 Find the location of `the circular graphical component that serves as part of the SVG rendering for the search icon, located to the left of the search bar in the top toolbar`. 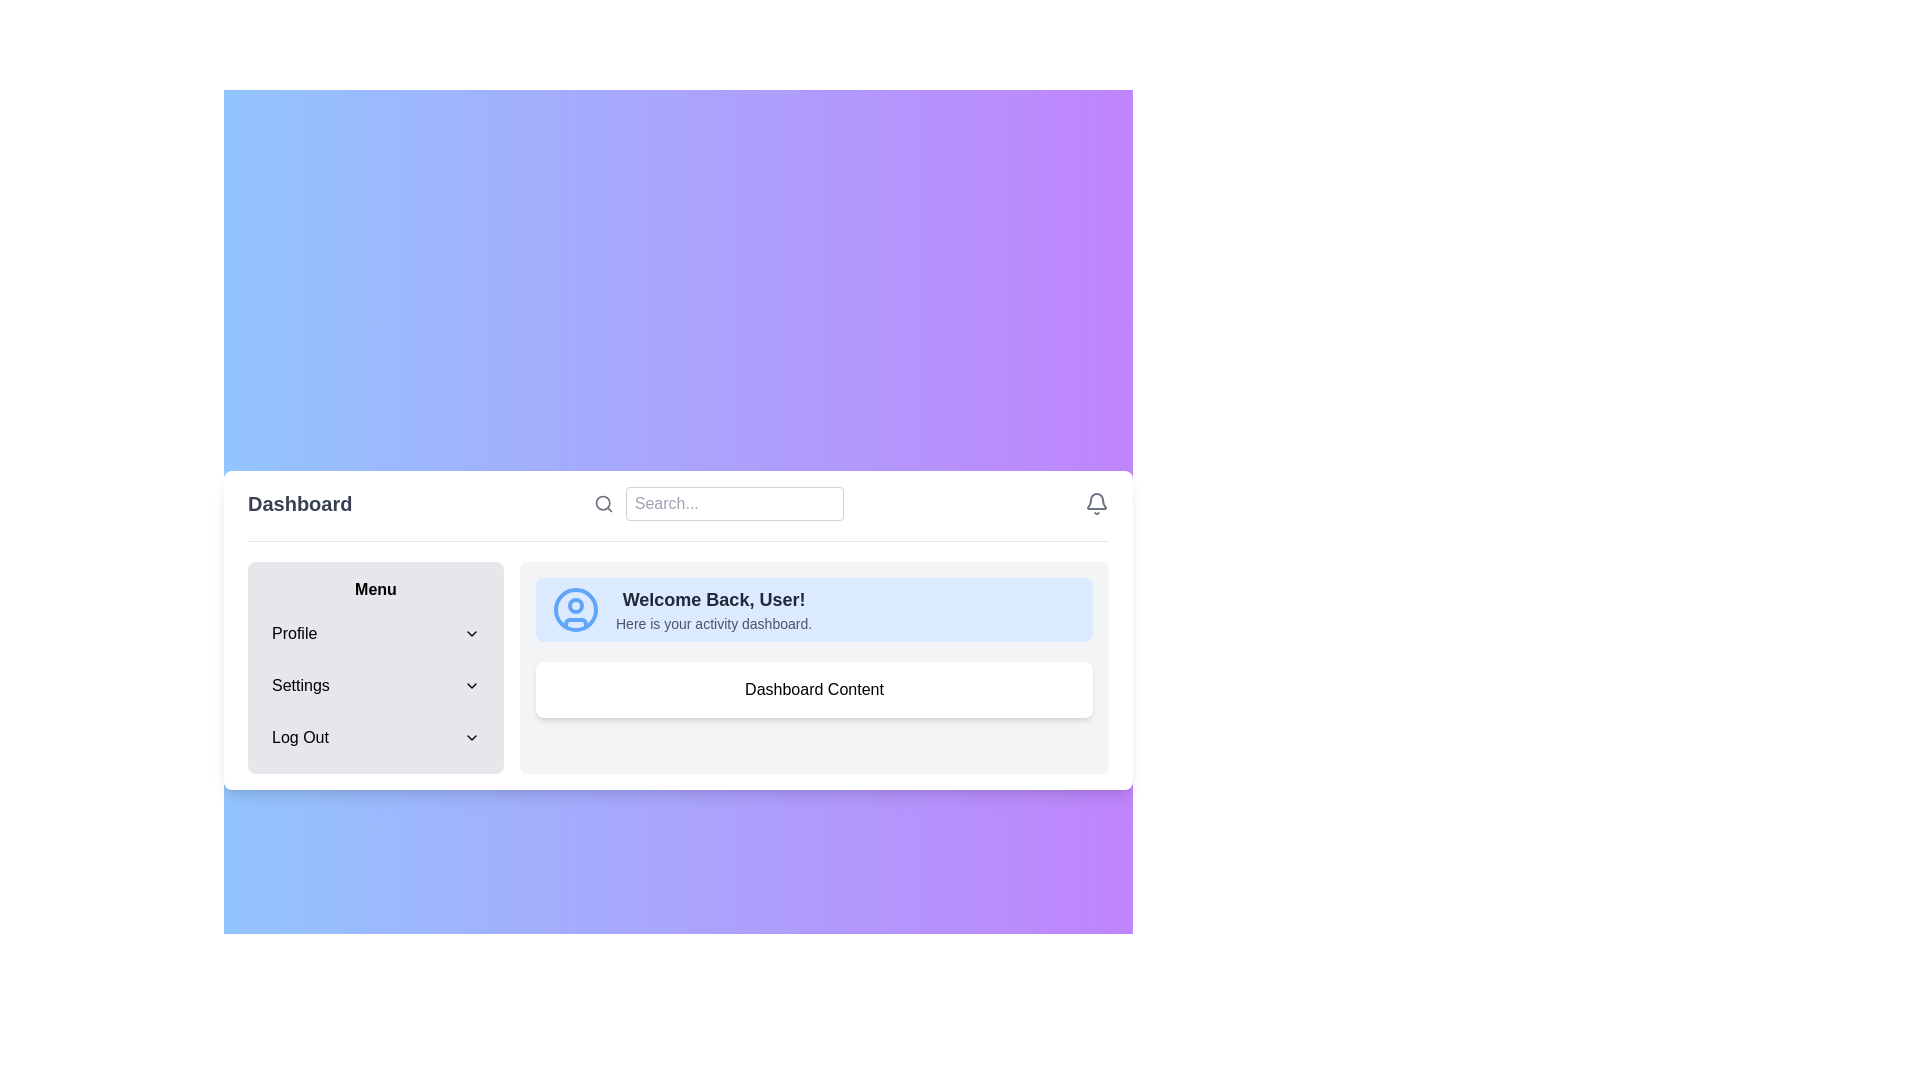

the circular graphical component that serves as part of the SVG rendering for the search icon, located to the left of the search bar in the top toolbar is located at coordinates (601, 501).